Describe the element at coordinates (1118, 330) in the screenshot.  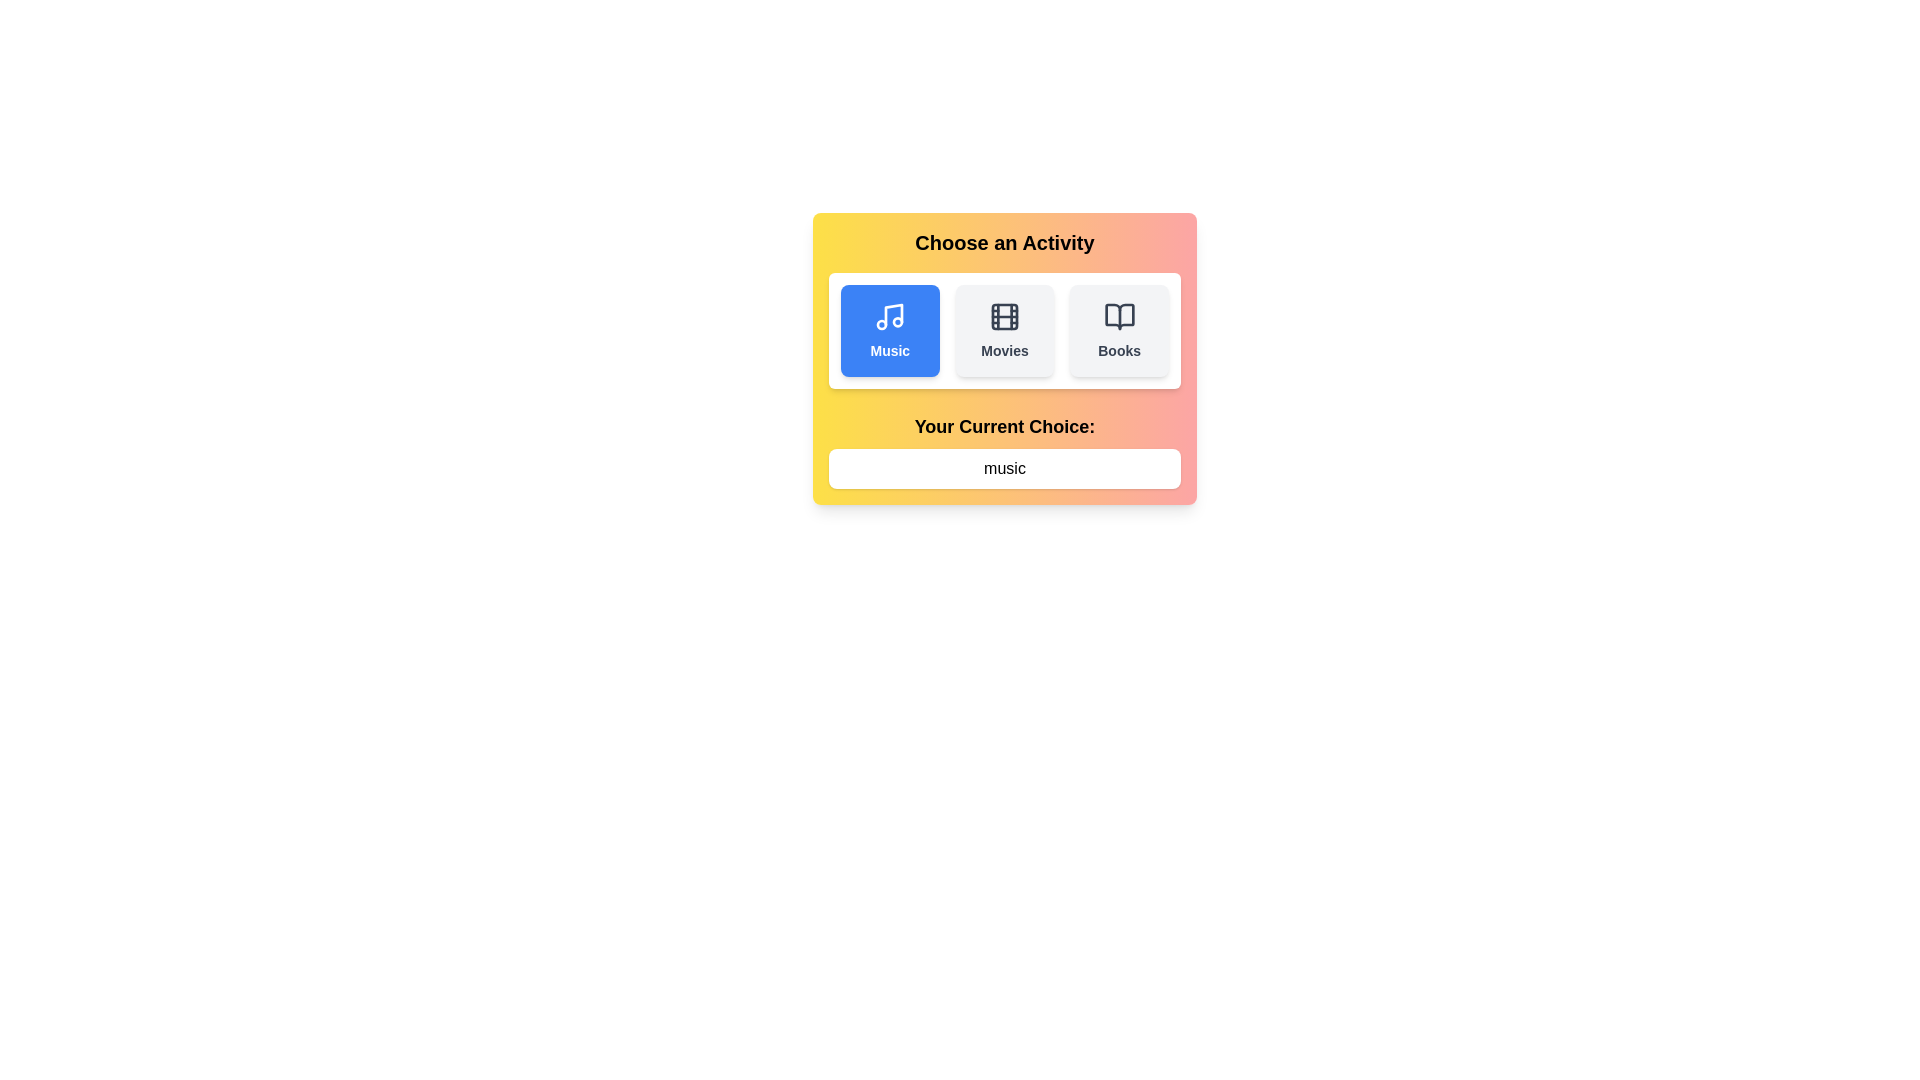
I see `the activity button labeled Books` at that location.